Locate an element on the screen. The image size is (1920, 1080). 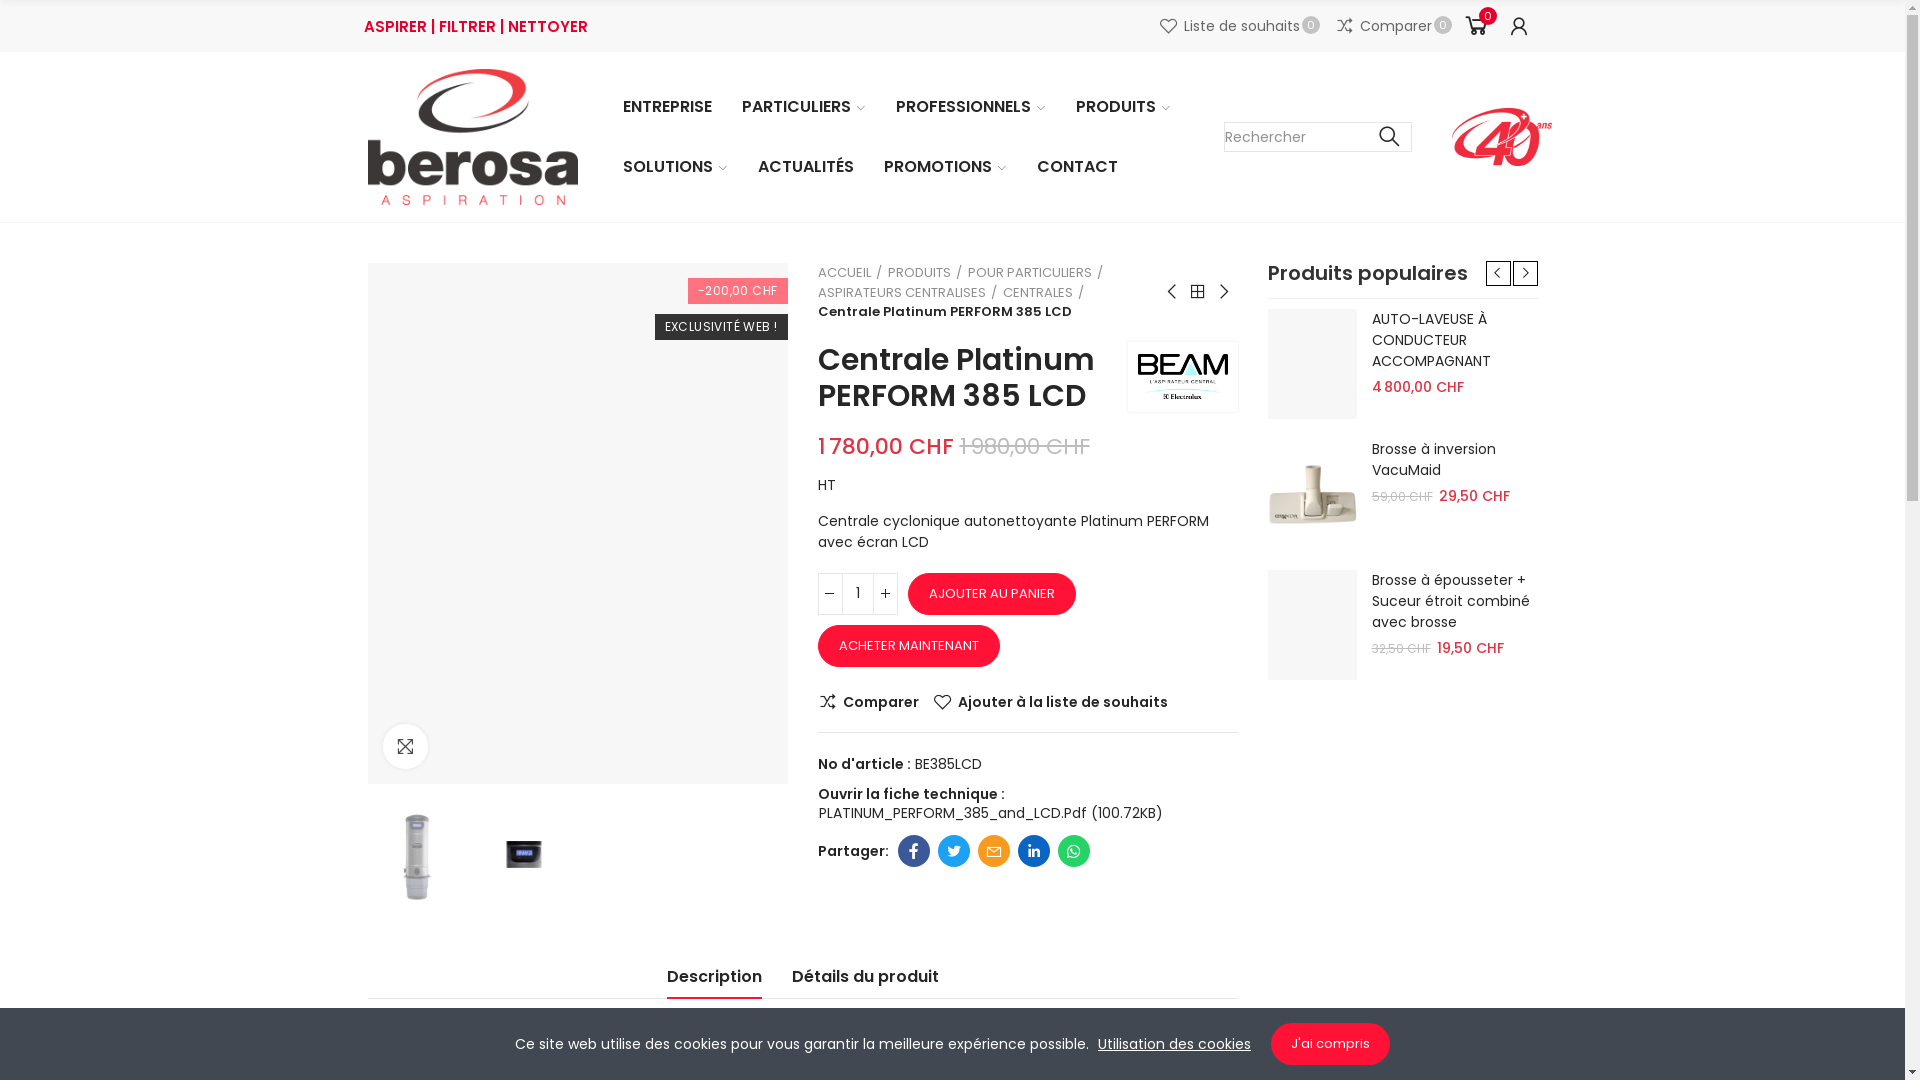
'Email' is located at coordinates (978, 851).